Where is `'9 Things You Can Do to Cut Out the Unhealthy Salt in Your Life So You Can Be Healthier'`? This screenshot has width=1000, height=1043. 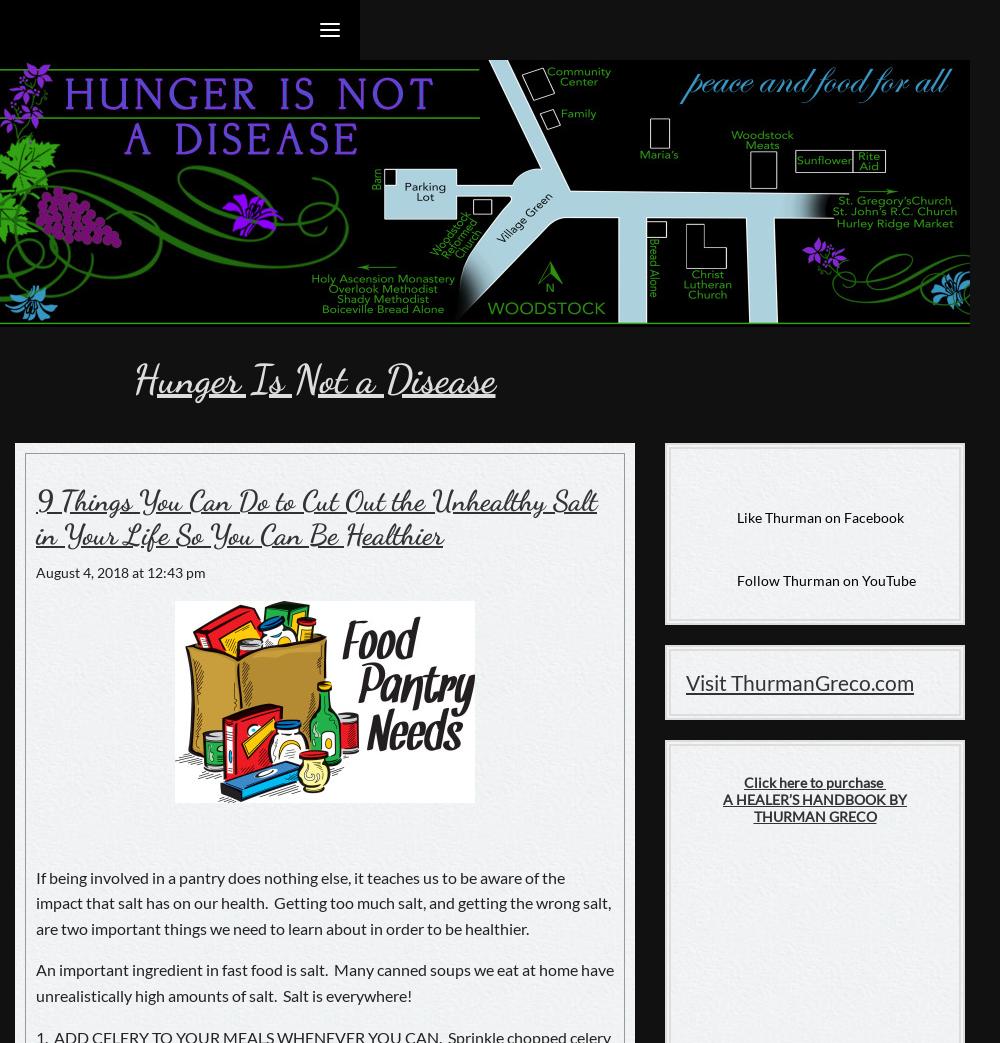 '9 Things You Can Do to Cut Out the Unhealthy Salt in Your Life So You Can Be Healthier' is located at coordinates (315, 516).